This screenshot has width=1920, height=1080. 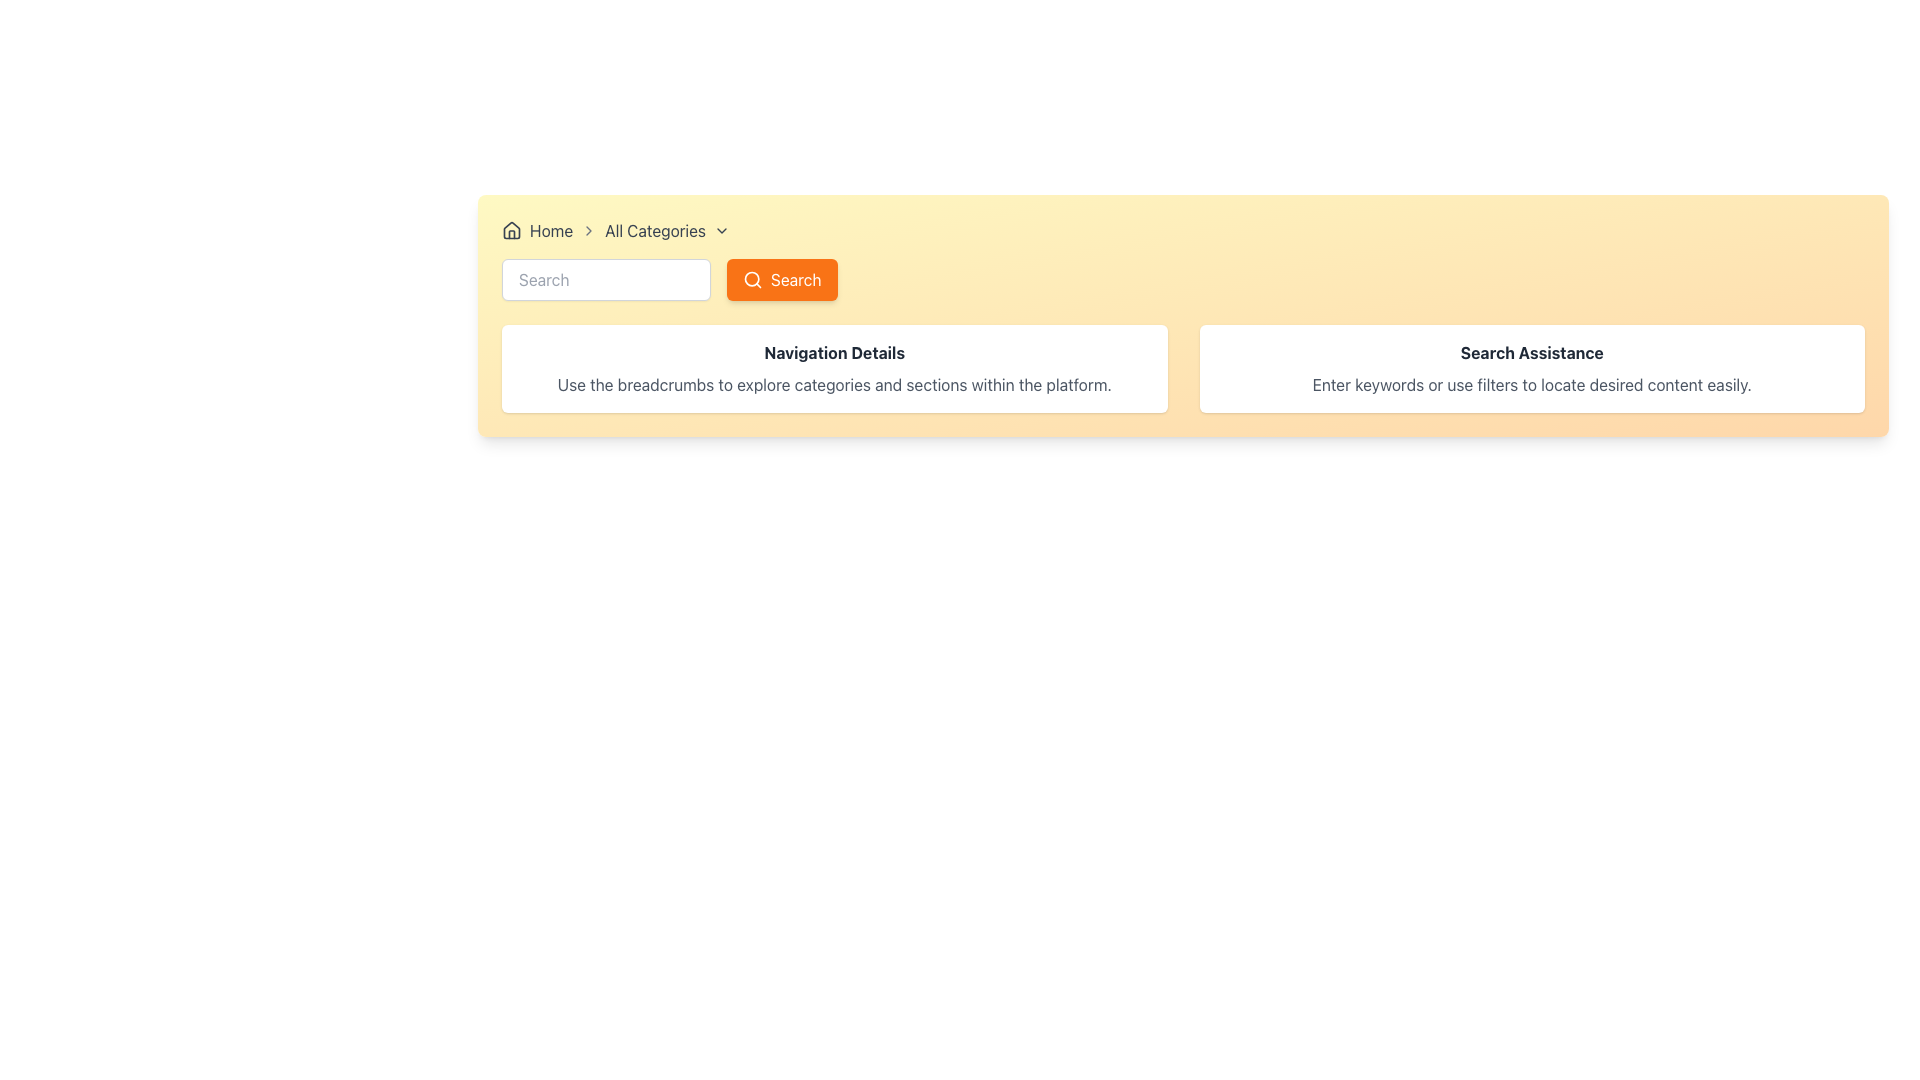 What do you see at coordinates (721, 230) in the screenshot?
I see `the Chevron Down Icon located in the breadcrumb navigation bar` at bounding box center [721, 230].